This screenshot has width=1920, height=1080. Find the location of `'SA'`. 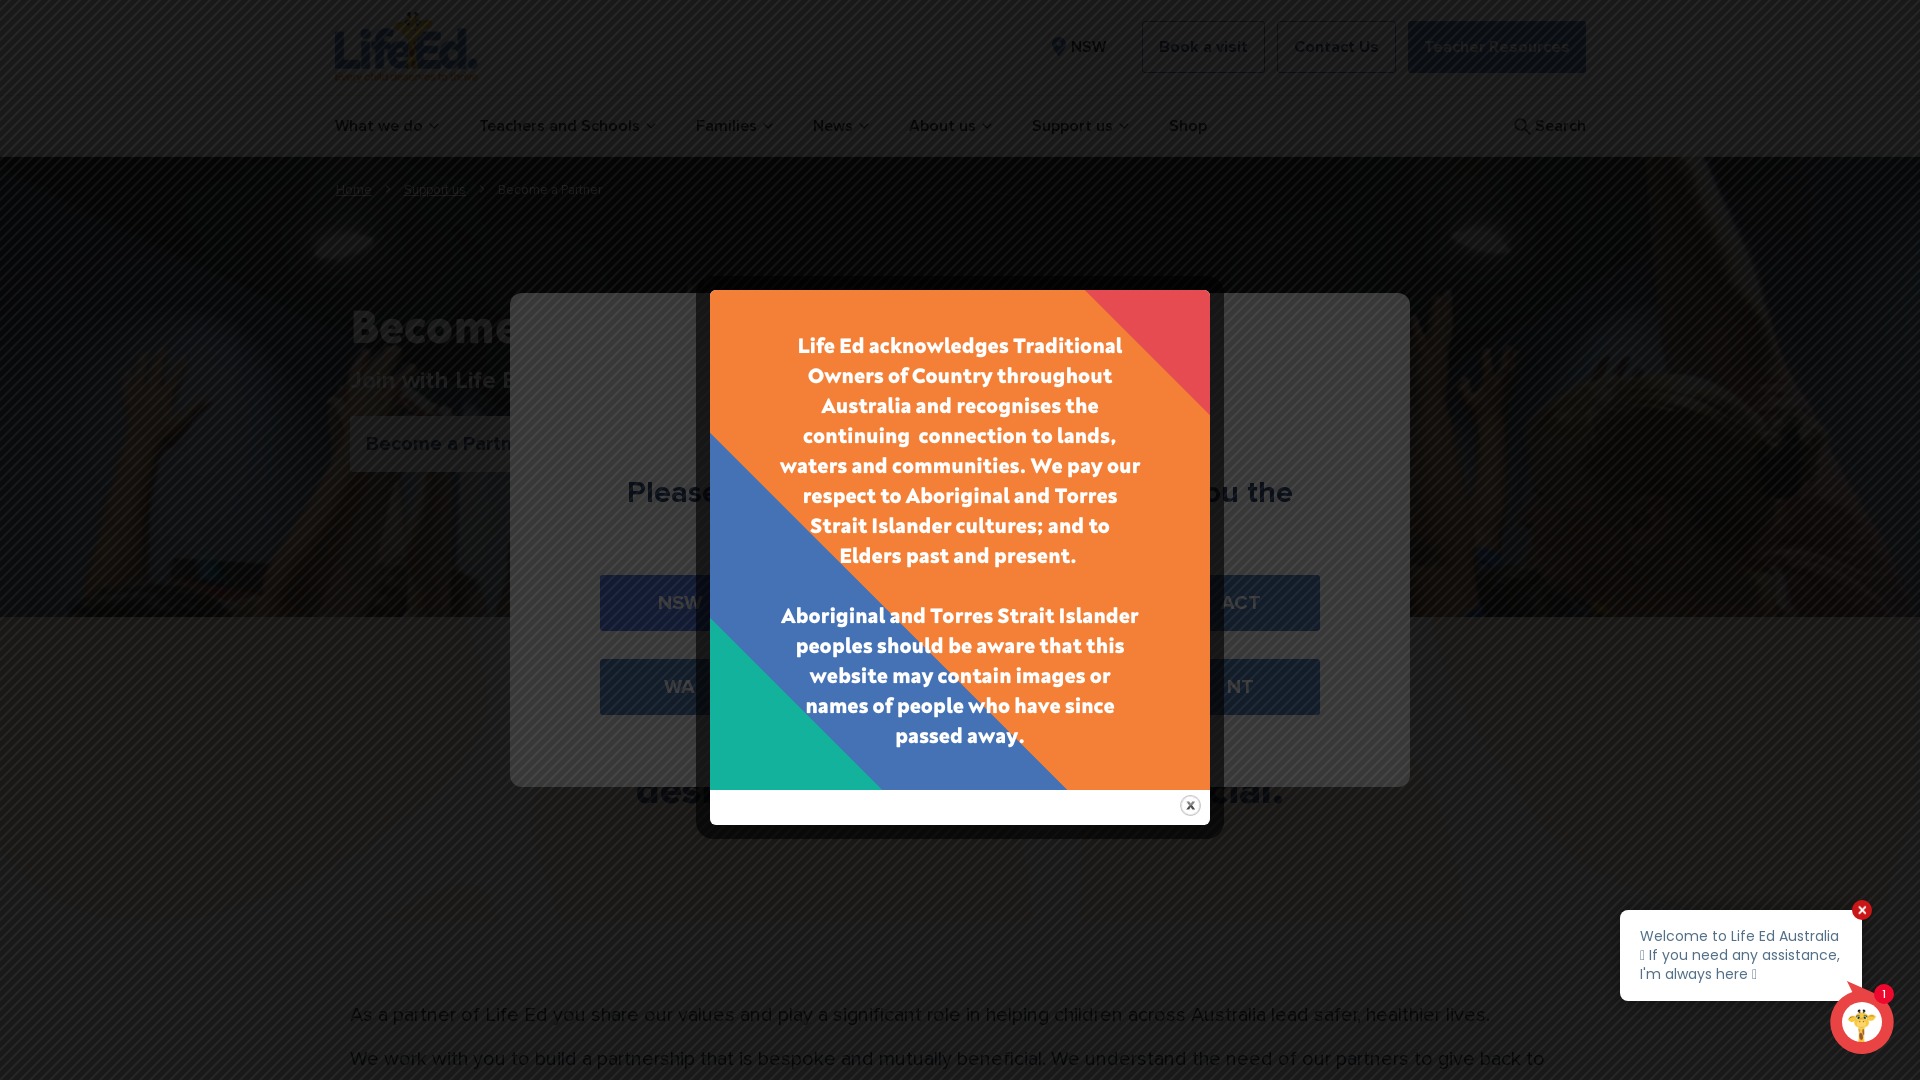

'SA' is located at coordinates (866, 685).